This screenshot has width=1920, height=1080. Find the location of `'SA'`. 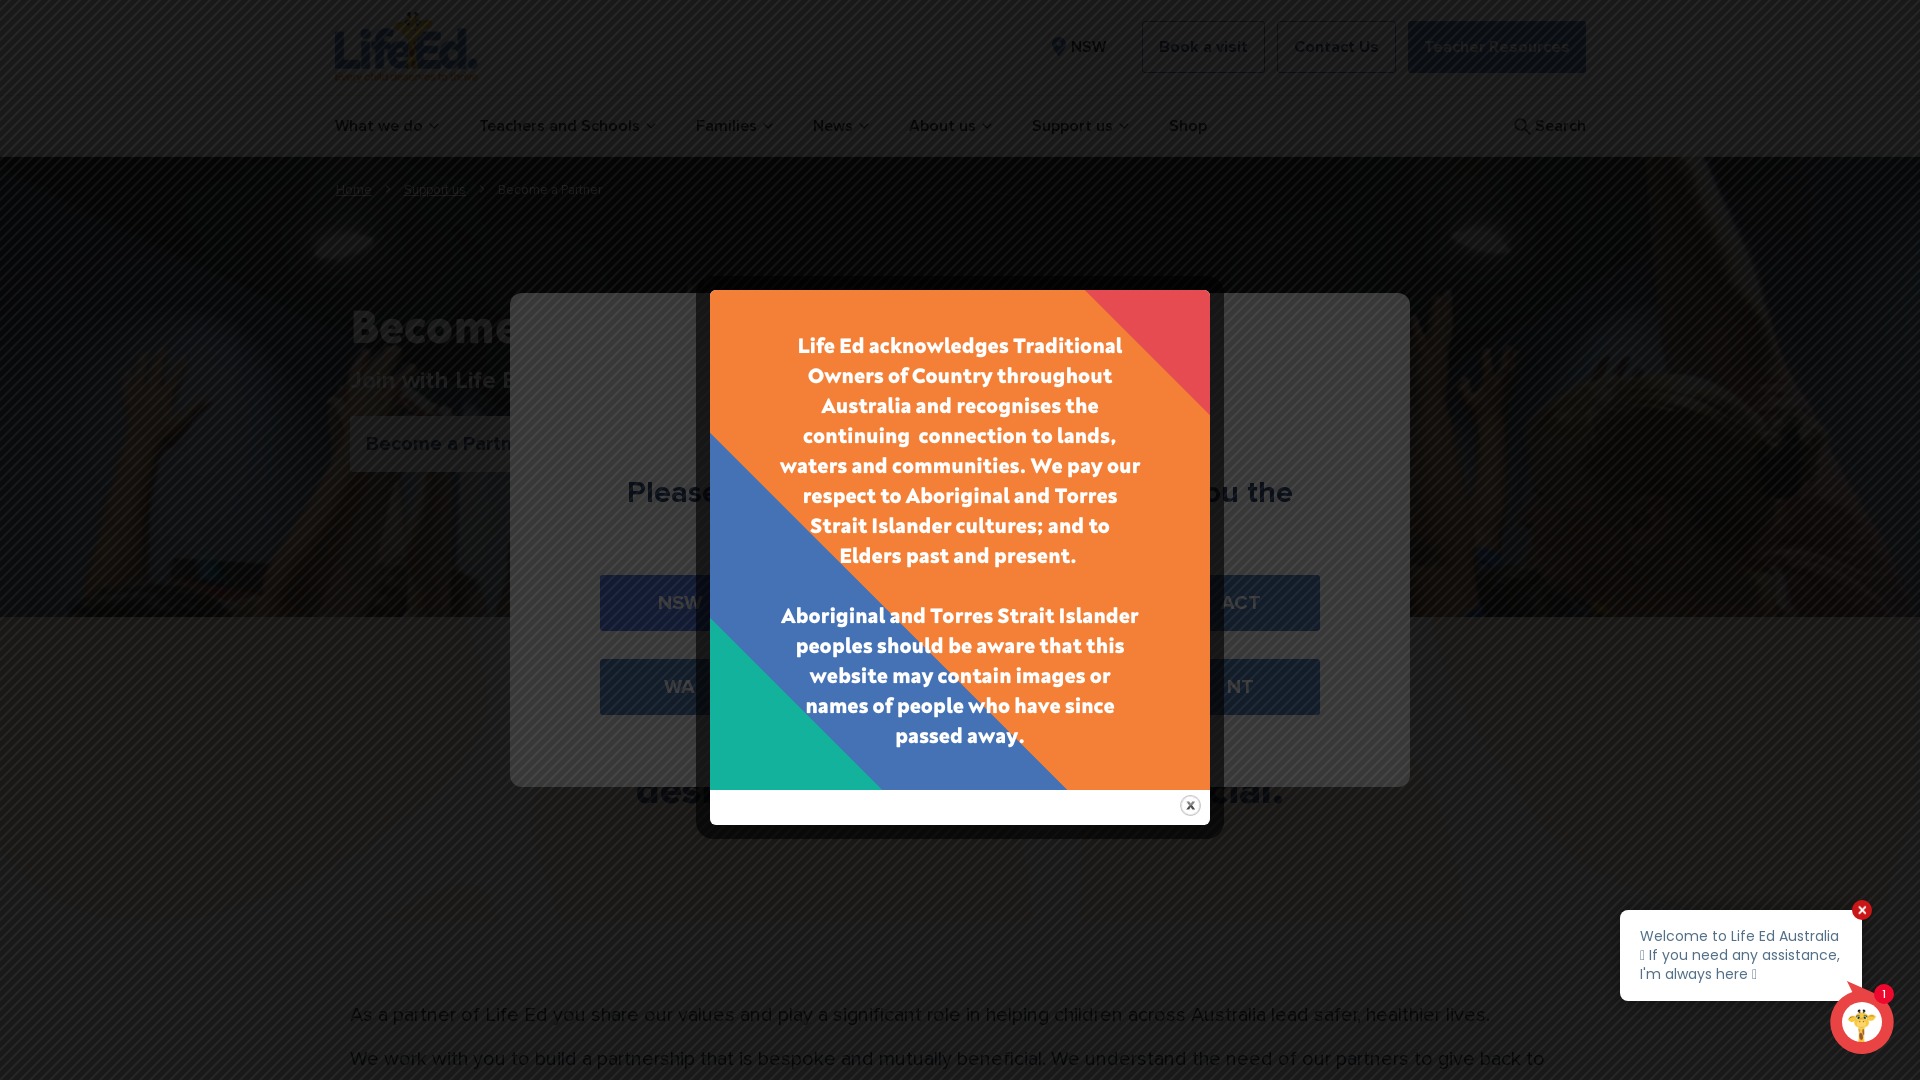

'SA' is located at coordinates (866, 685).